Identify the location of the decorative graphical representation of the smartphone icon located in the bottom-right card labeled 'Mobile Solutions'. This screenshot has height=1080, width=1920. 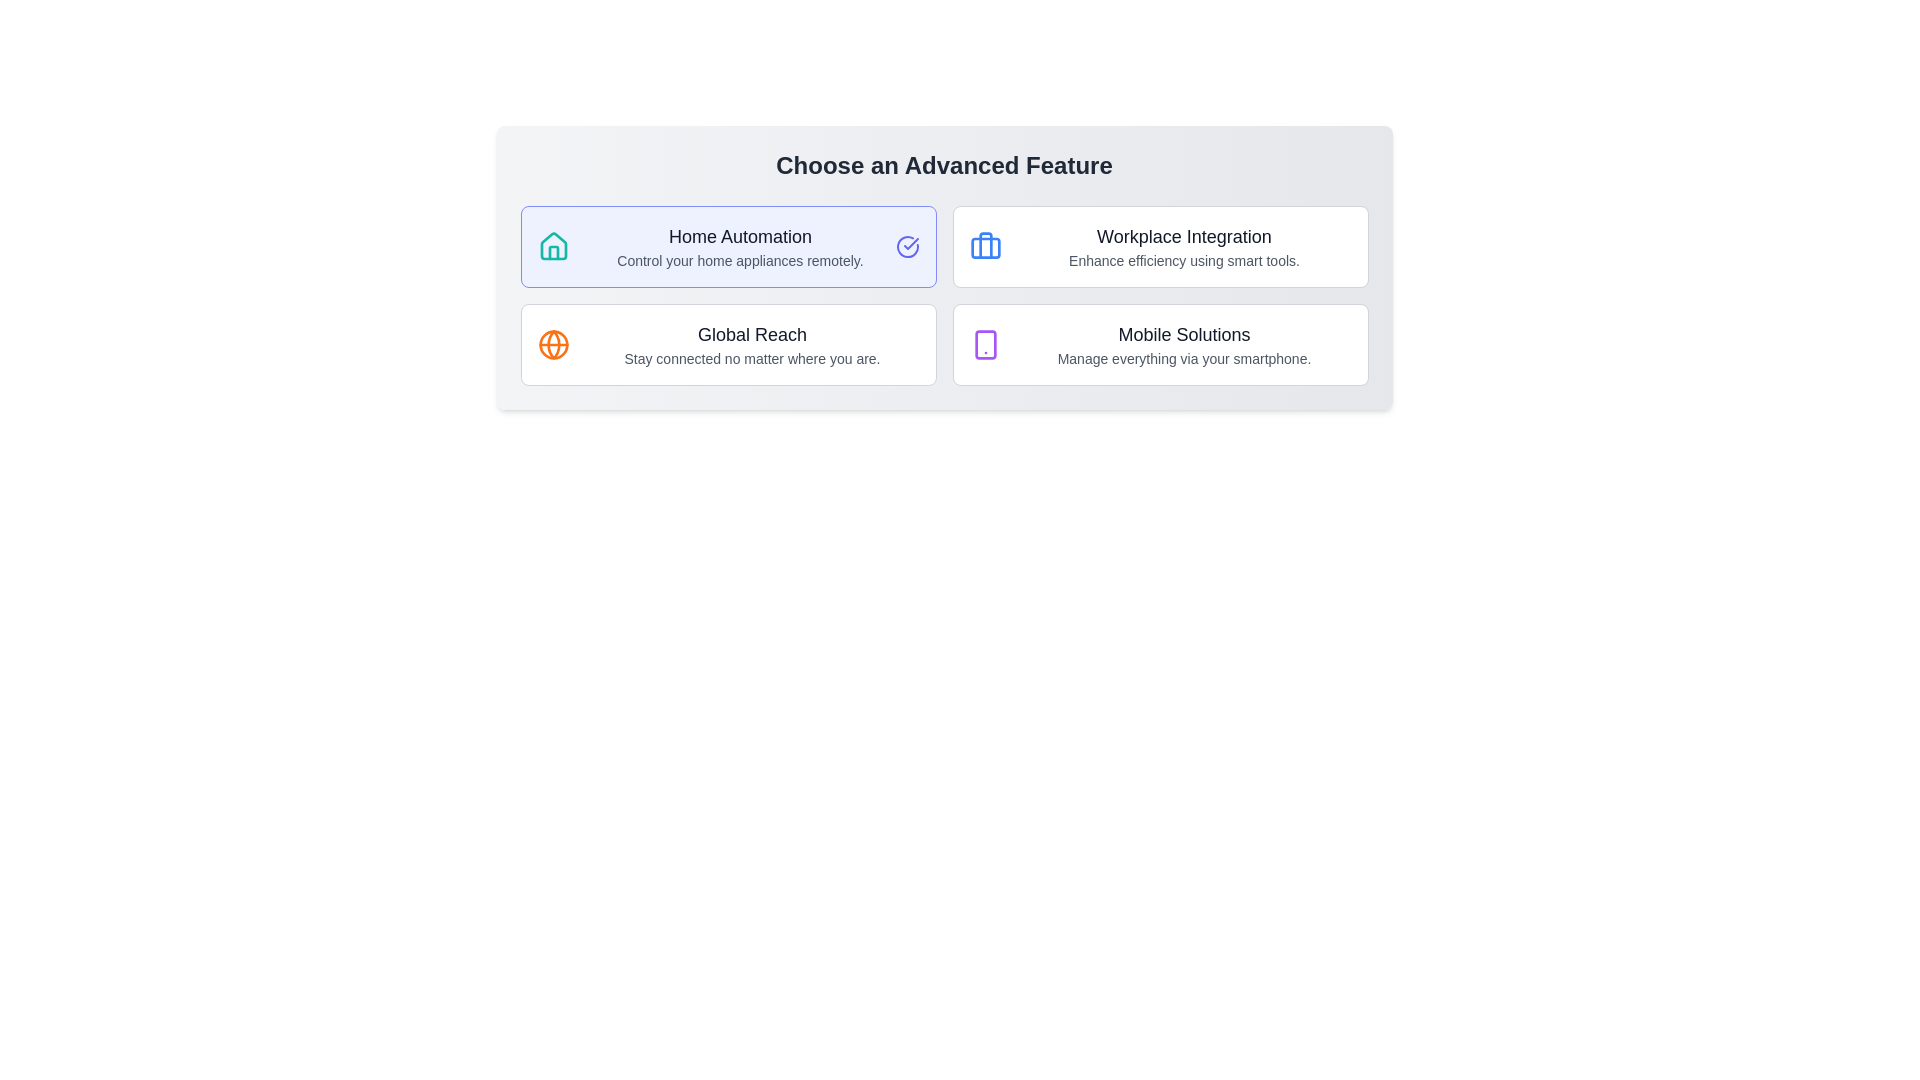
(985, 343).